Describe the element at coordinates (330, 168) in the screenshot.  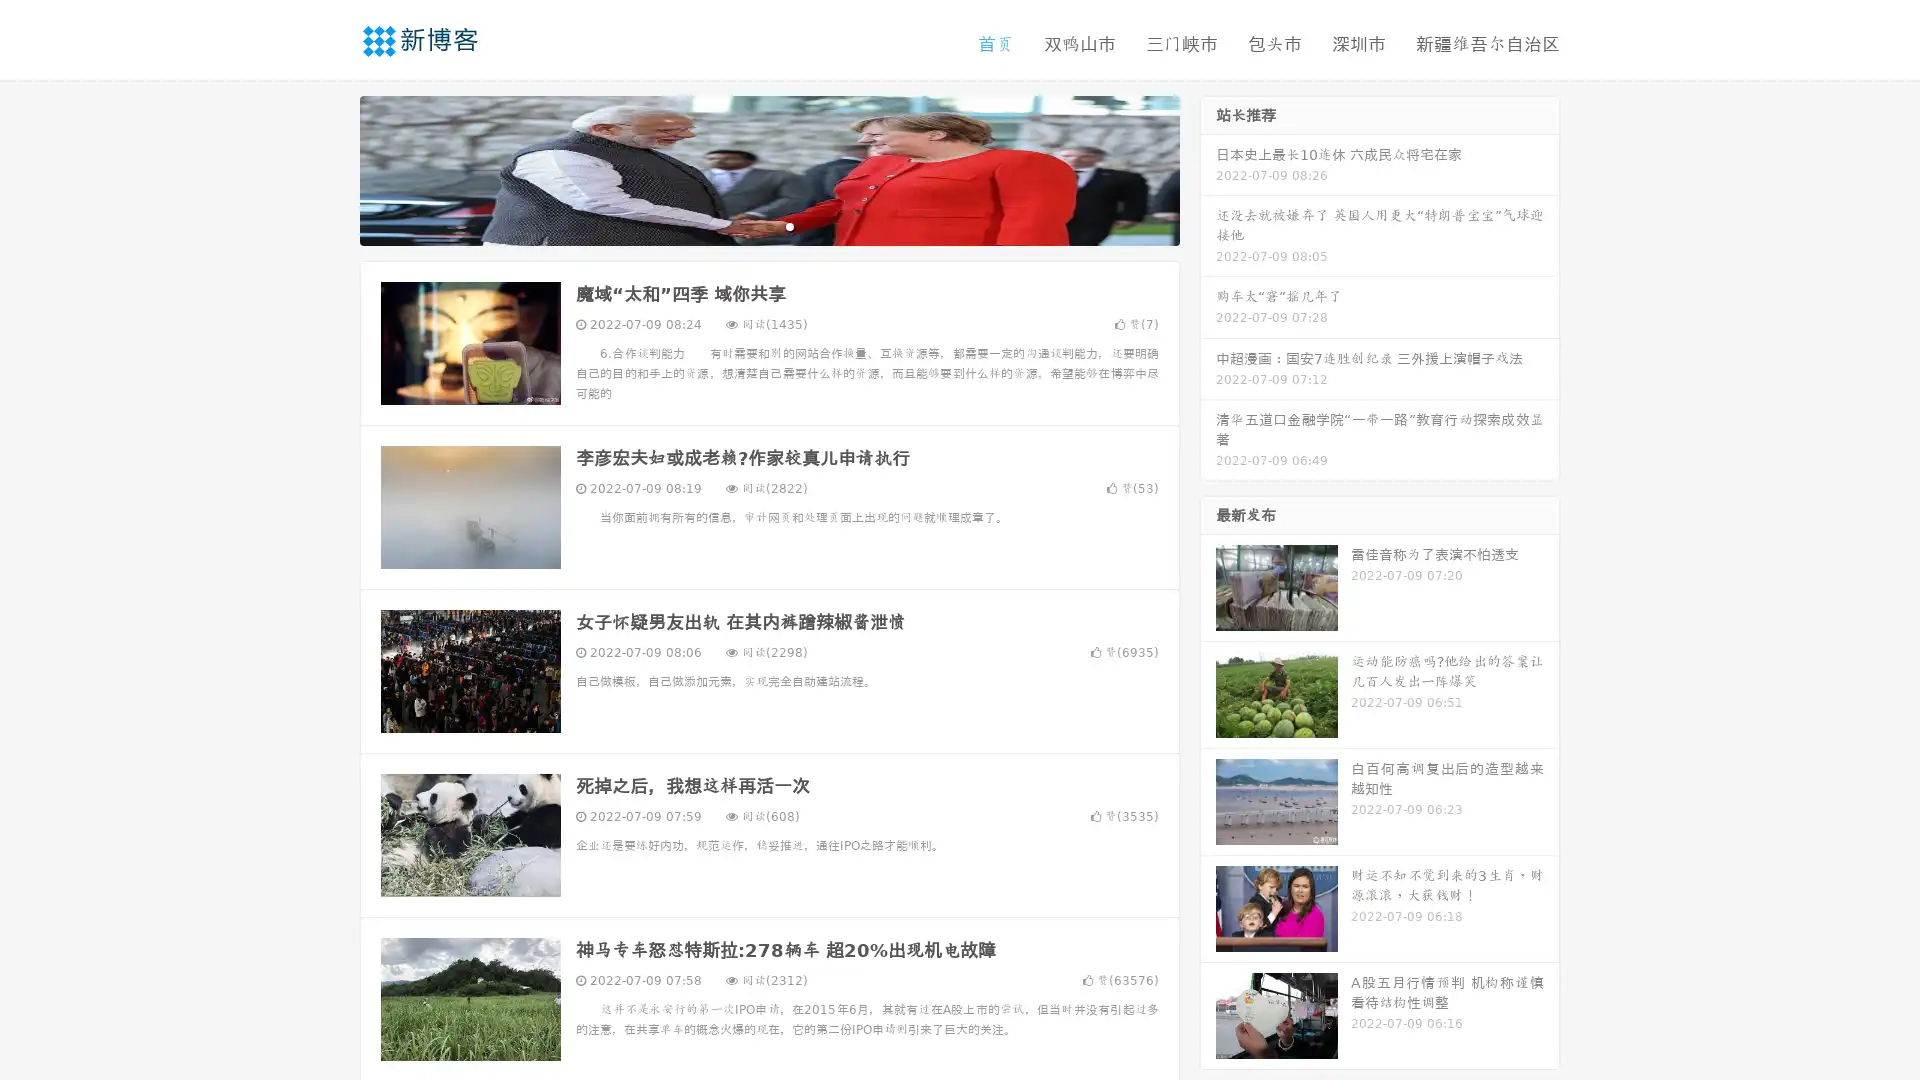
I see `Previous slide` at that location.